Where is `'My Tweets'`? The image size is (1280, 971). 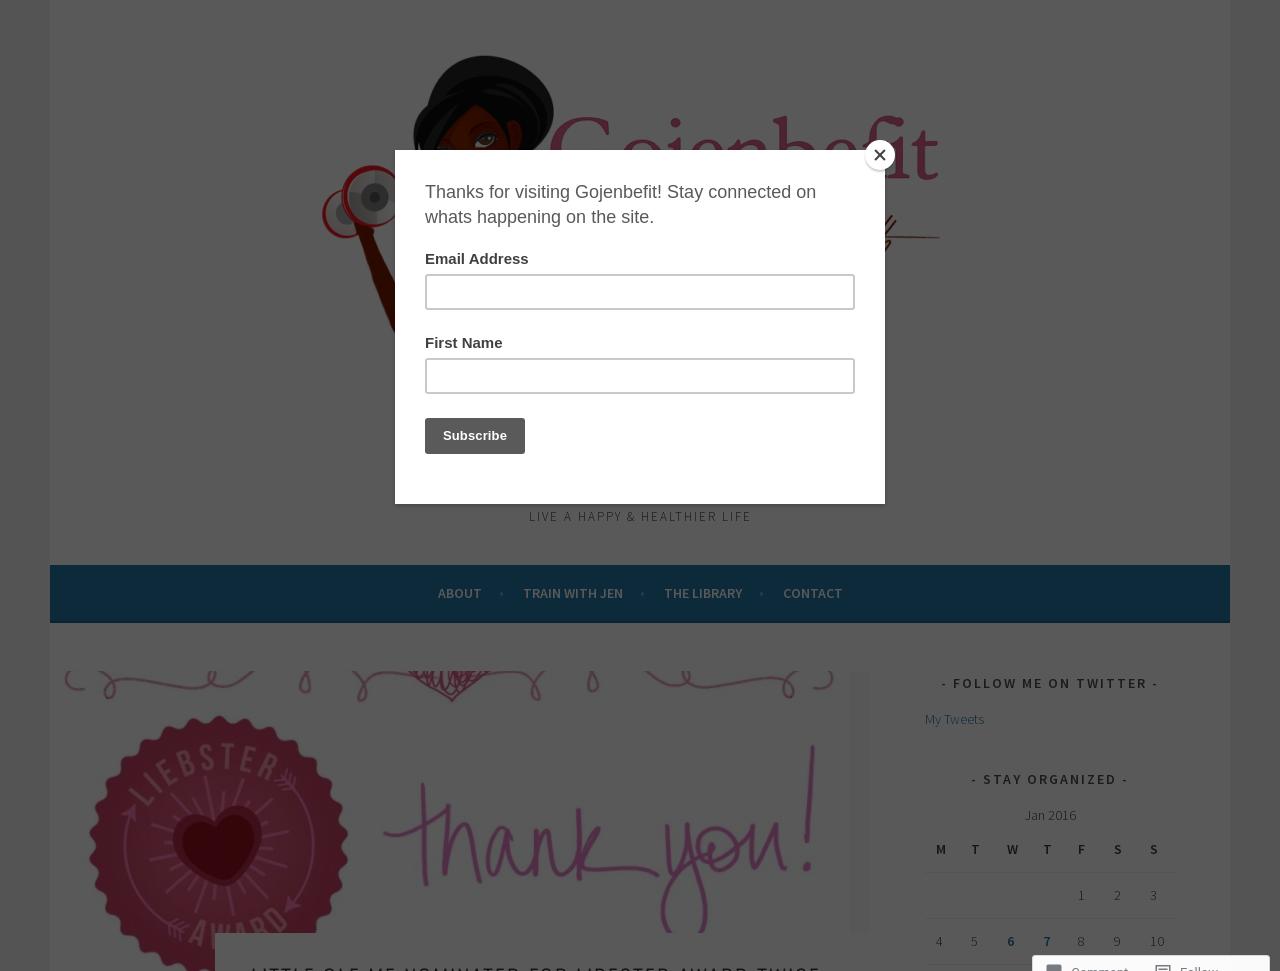 'My Tweets' is located at coordinates (953, 716).